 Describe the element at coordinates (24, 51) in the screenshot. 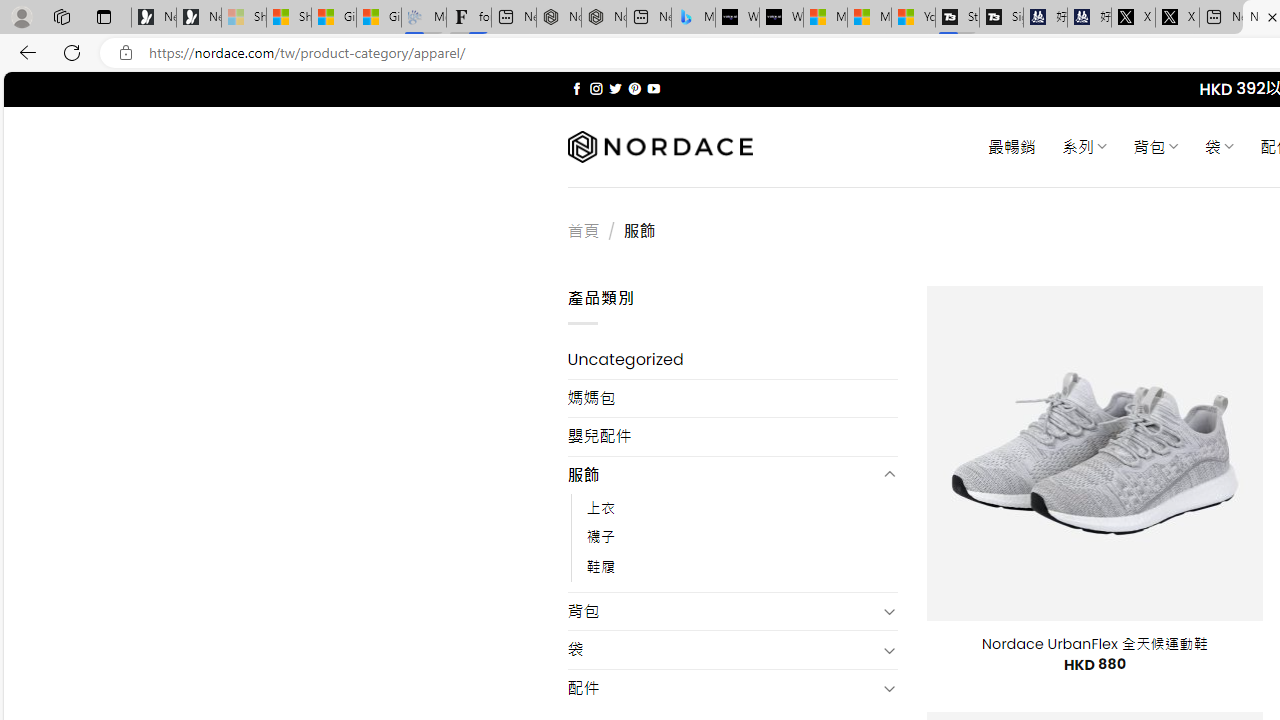

I see `'Back'` at that location.